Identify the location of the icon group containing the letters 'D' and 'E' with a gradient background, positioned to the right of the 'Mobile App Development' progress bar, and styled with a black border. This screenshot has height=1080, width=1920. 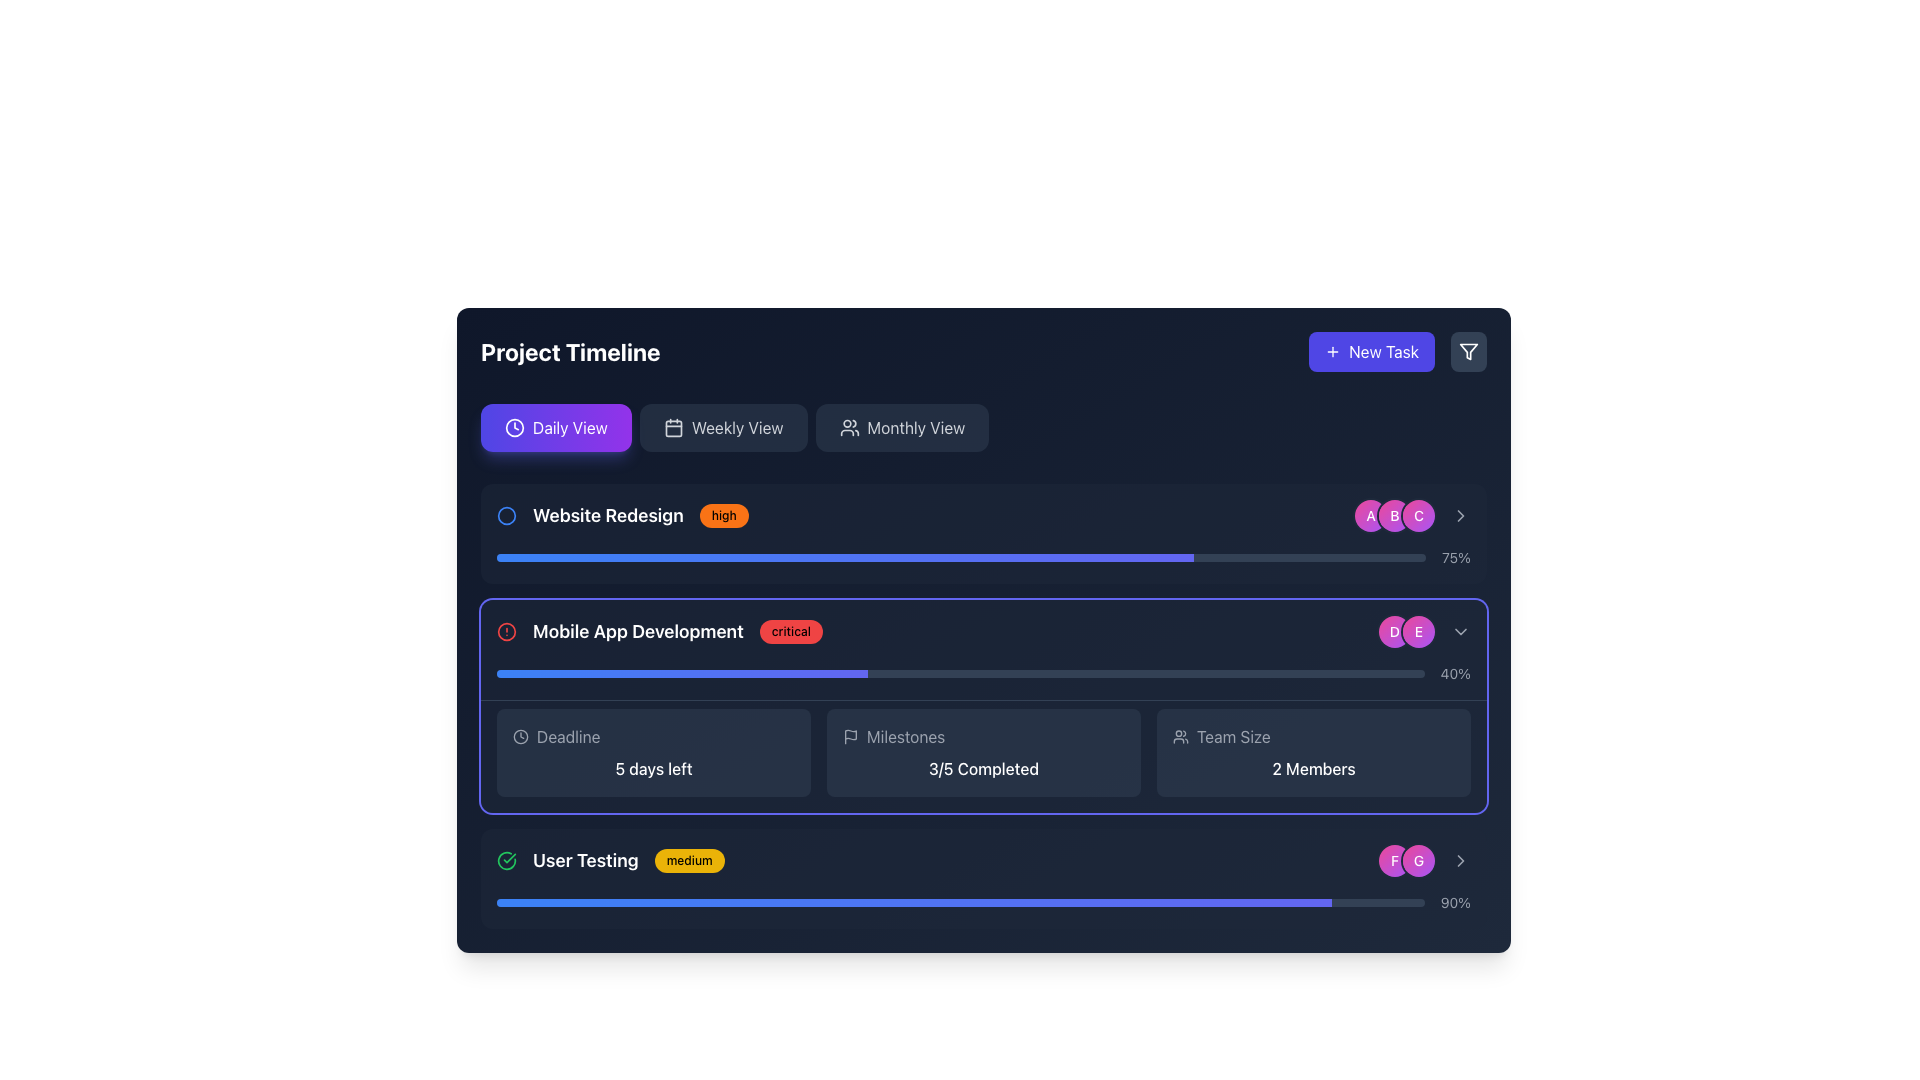
(1405, 632).